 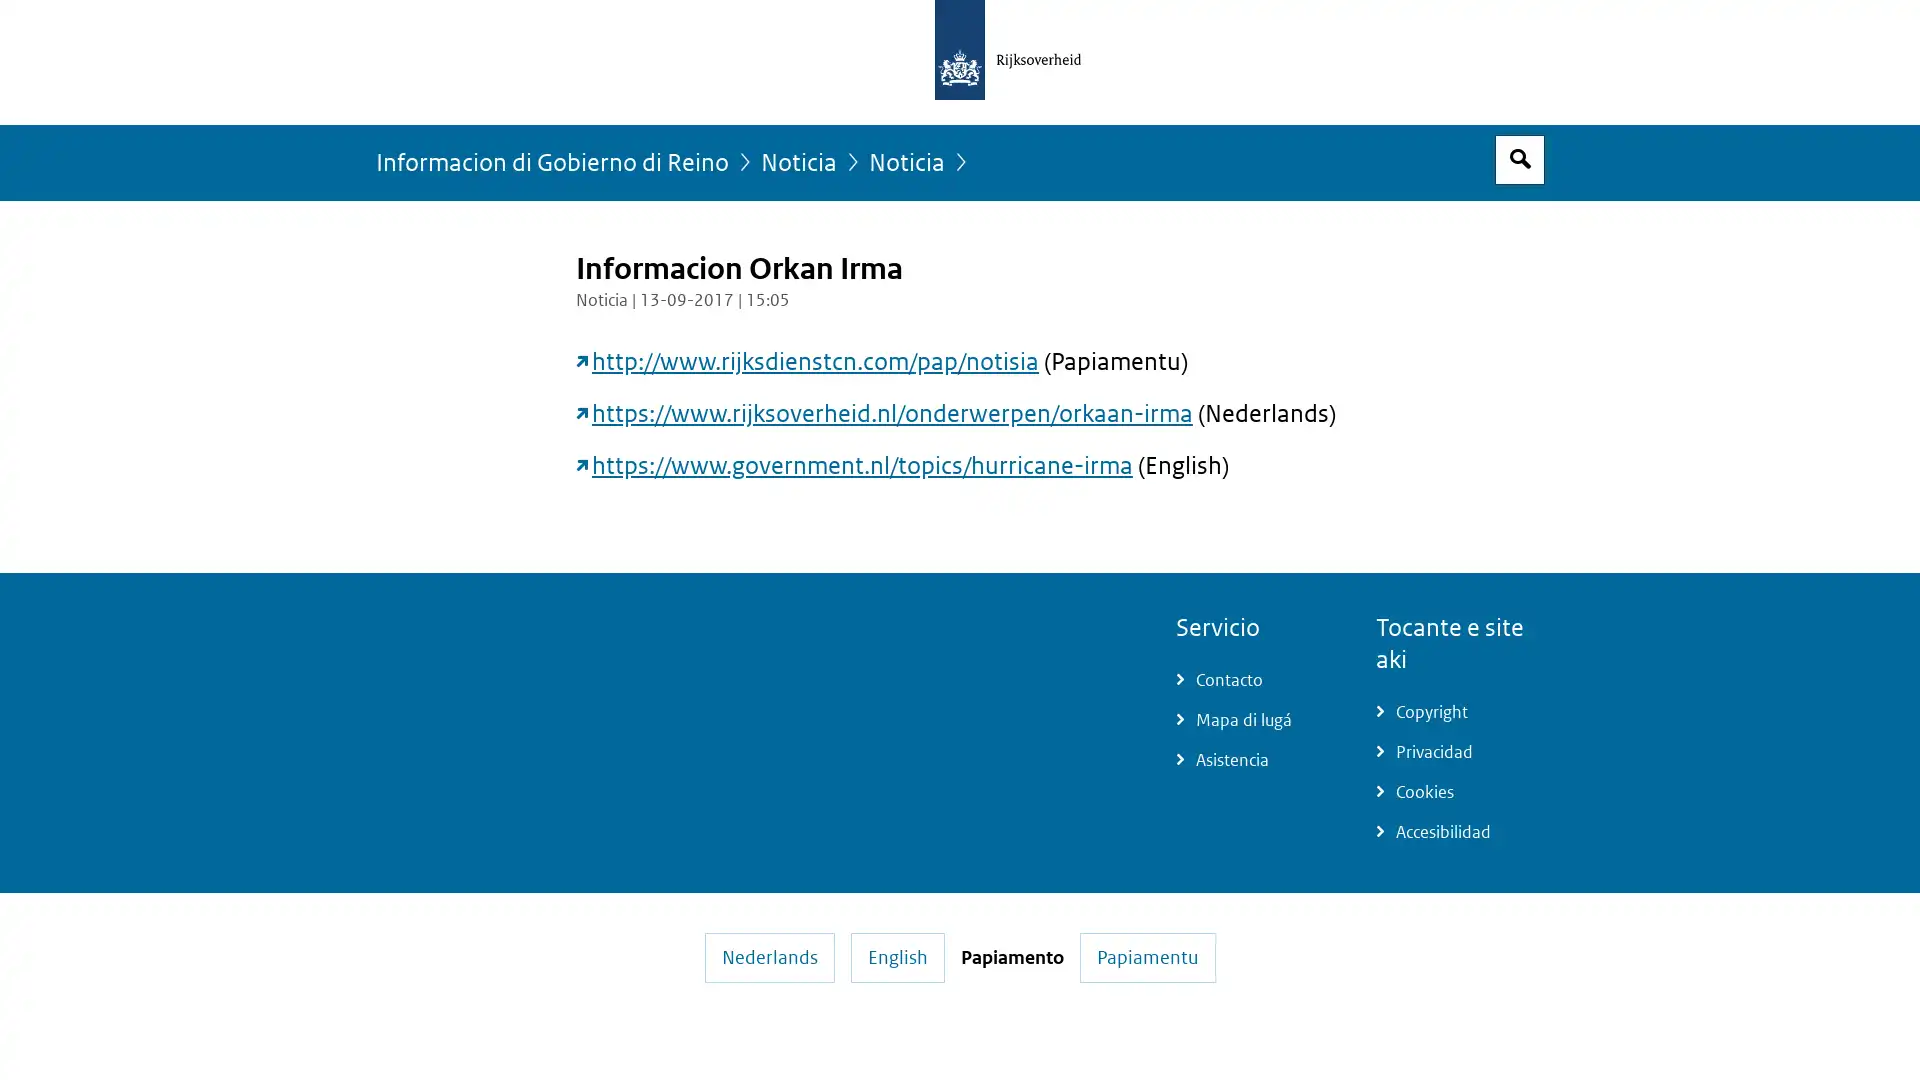 What do you see at coordinates (1520, 158) in the screenshot?
I see `Espacio pa busca habri` at bounding box center [1520, 158].